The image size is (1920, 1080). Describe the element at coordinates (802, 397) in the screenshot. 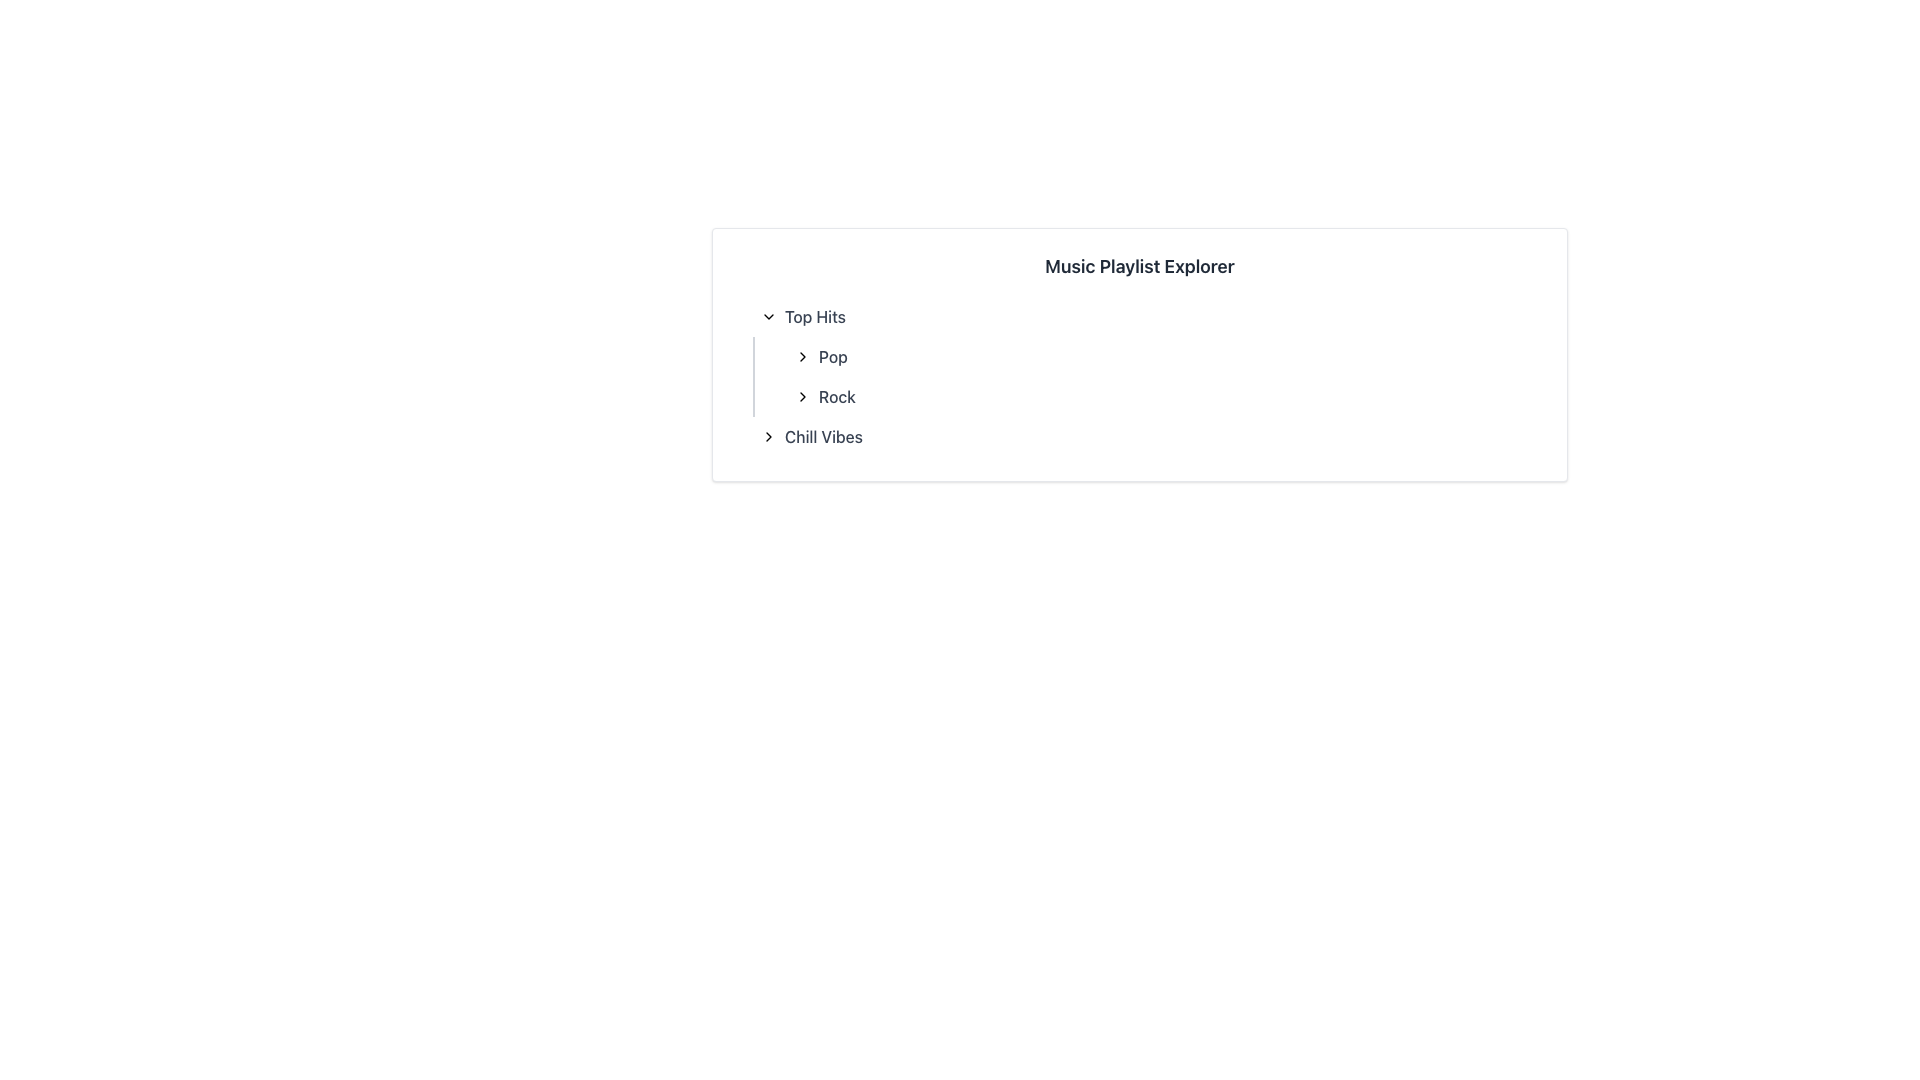

I see `the rightward-pointing chevron icon located to the left of the text 'Rock' in the clickable list item under the 'Top Hits' category to observe any visual feedback` at that location.